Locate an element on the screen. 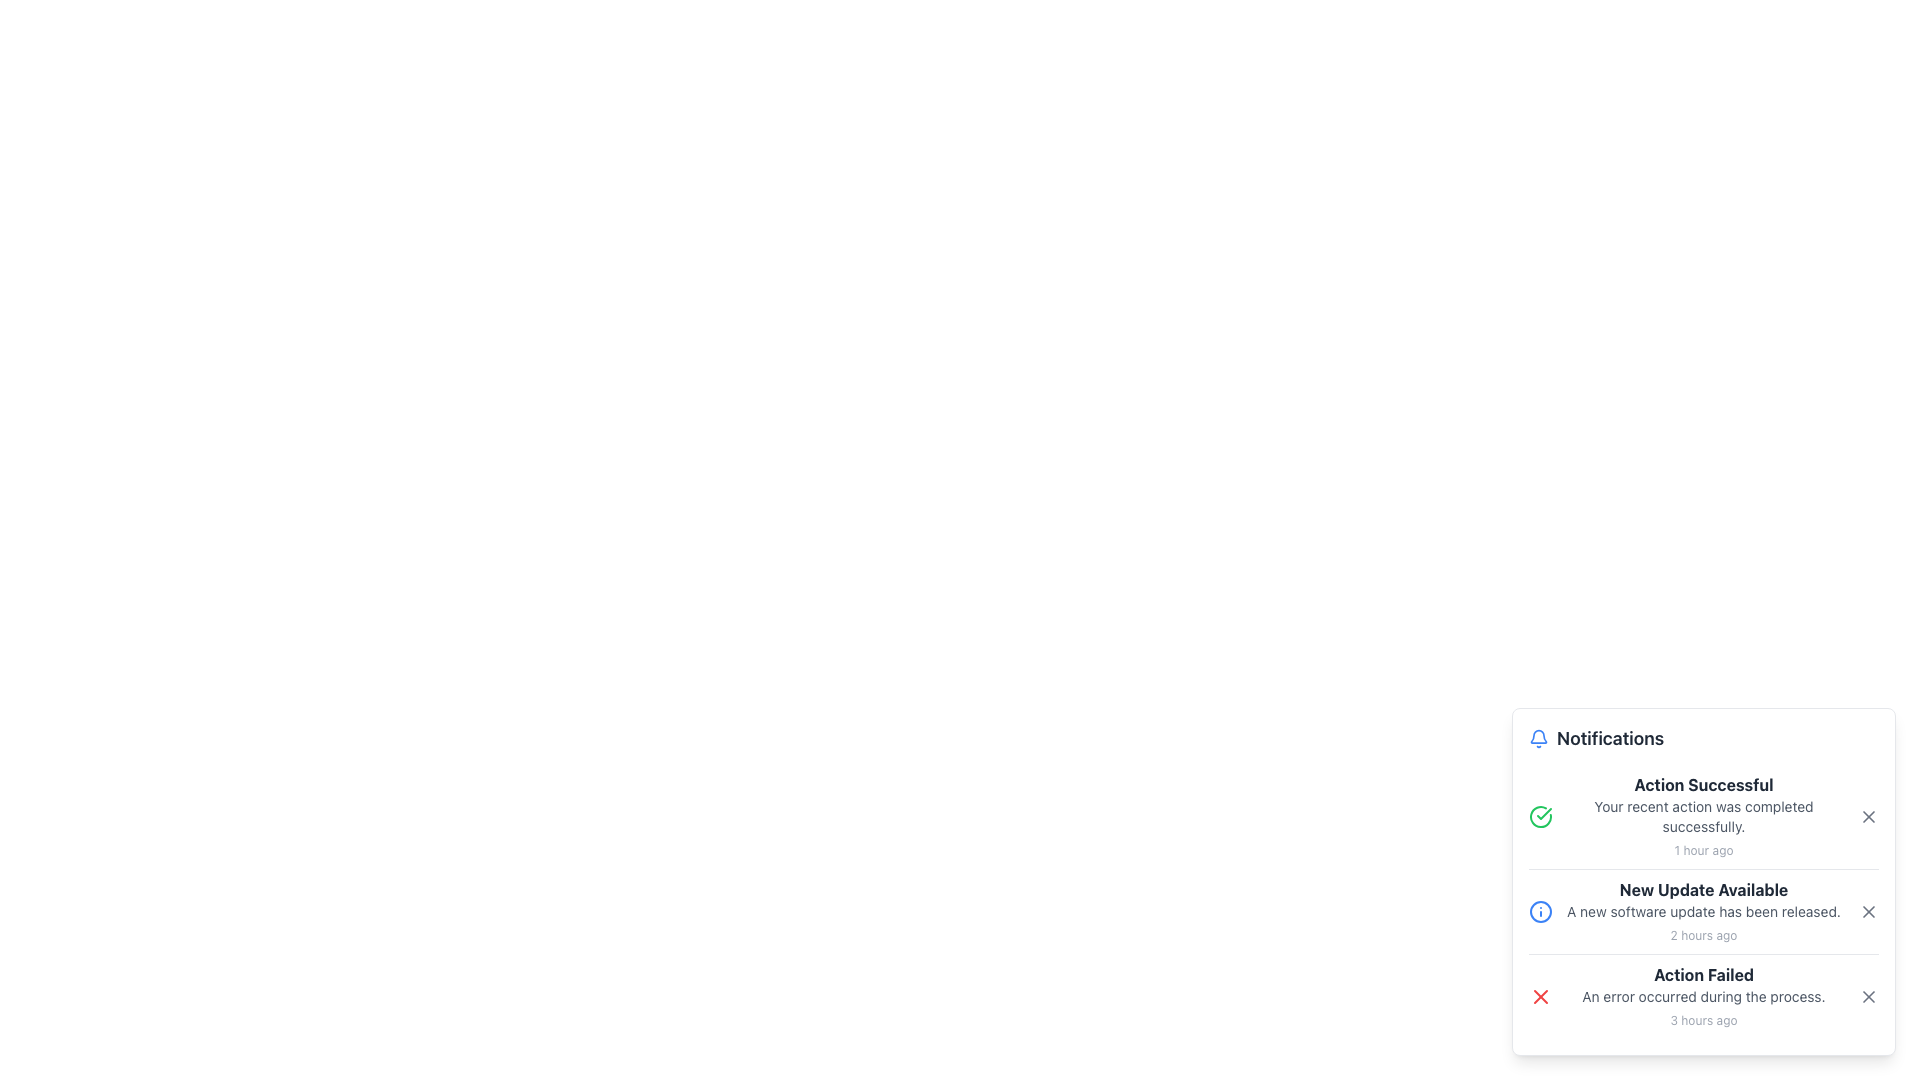 The width and height of the screenshot is (1920, 1080). the text label displaying '3 hours ago', which is located in the notification entry for the 'Action Failed' message is located at coordinates (1703, 1019).